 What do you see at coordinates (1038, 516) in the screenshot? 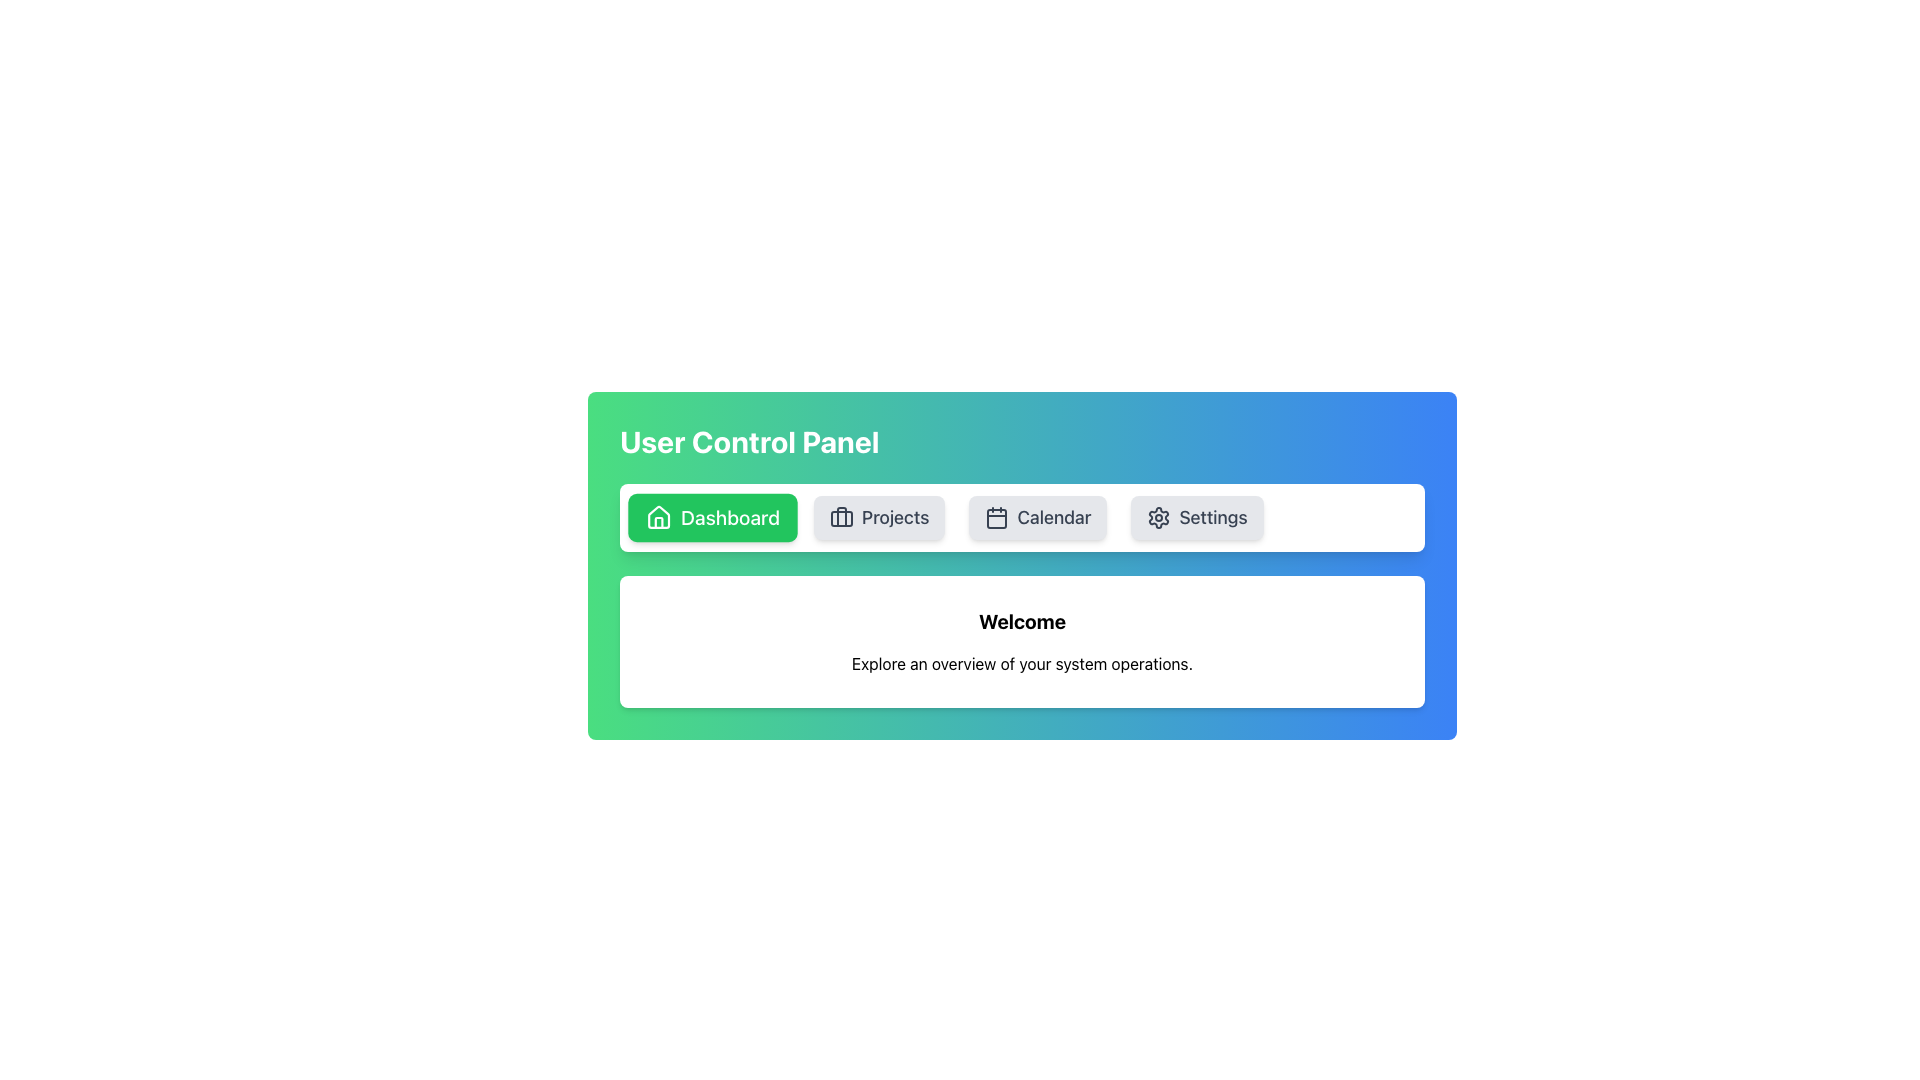
I see `the navigational button that redirects to the calendar section of the application for keyboard interaction` at bounding box center [1038, 516].